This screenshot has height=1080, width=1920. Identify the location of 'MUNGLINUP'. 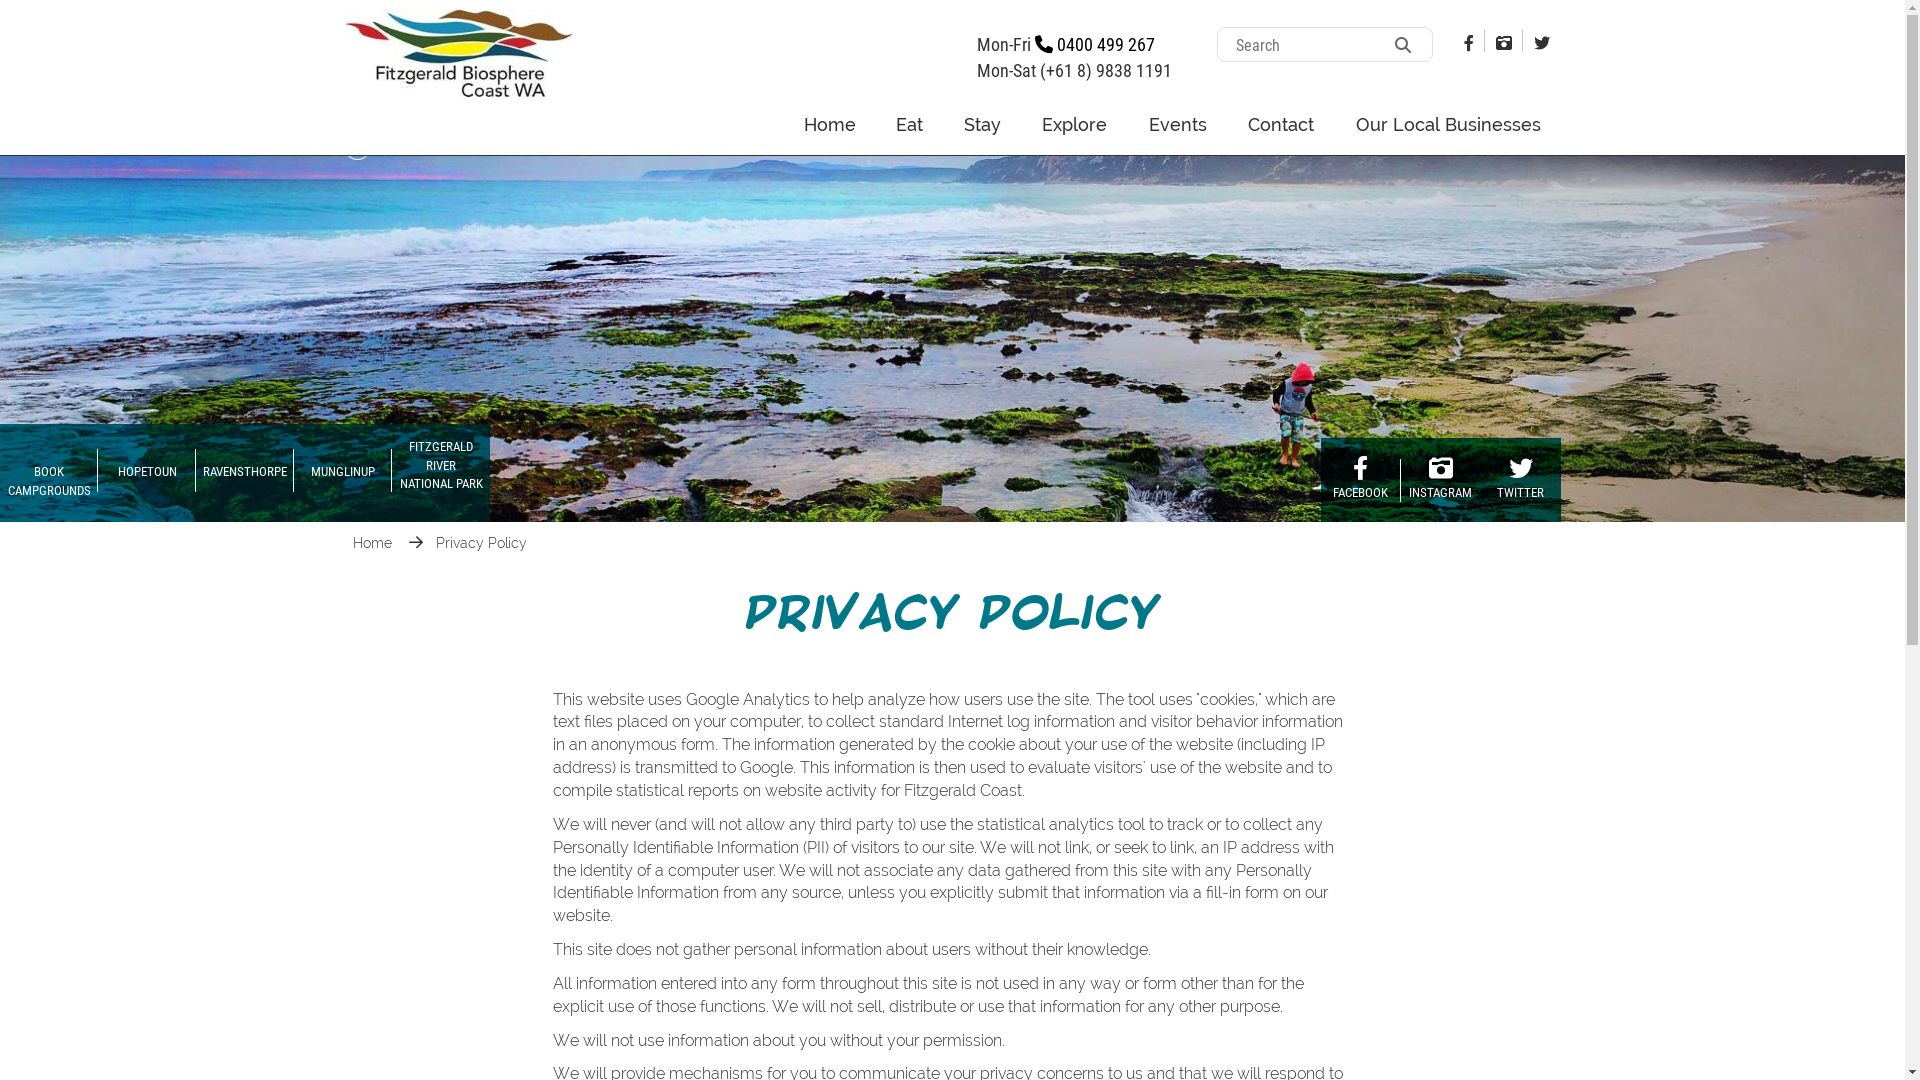
(342, 473).